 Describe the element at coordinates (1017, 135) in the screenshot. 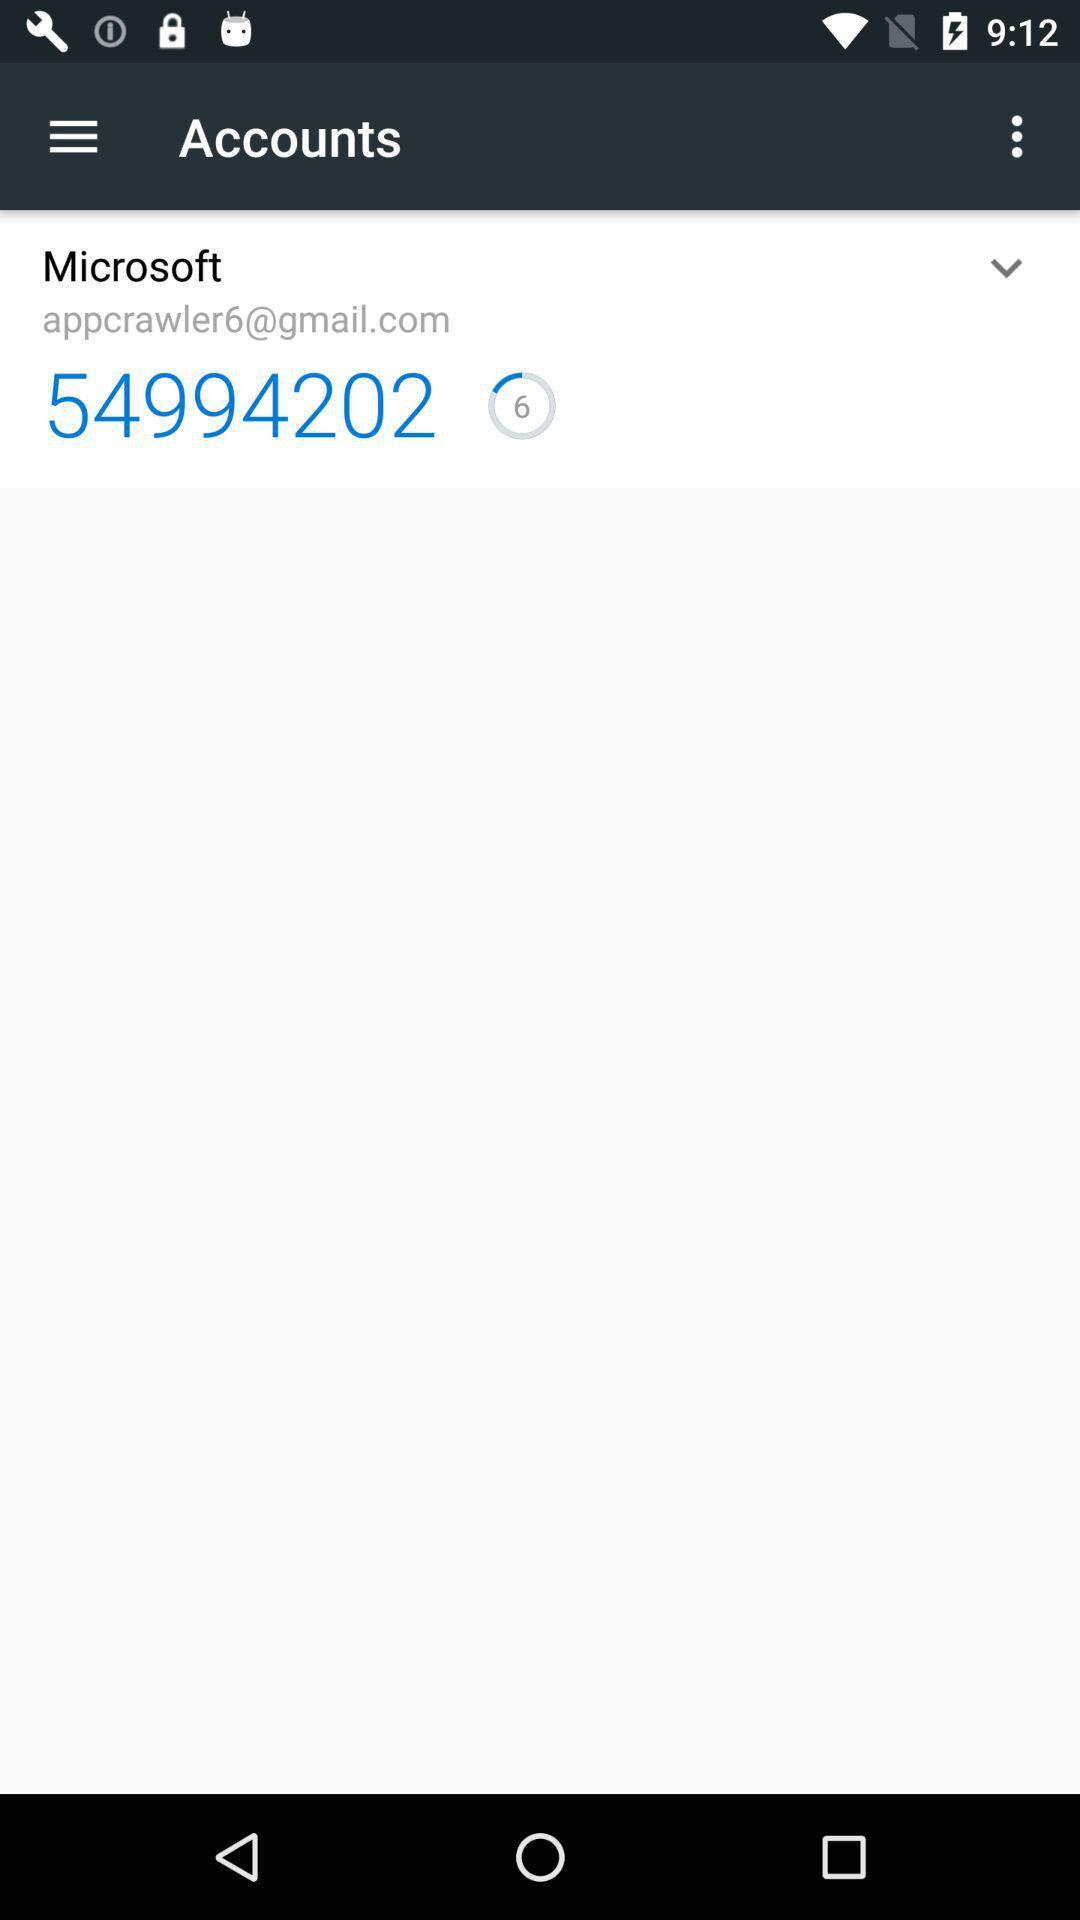

I see `app to the right of accounts icon` at that location.